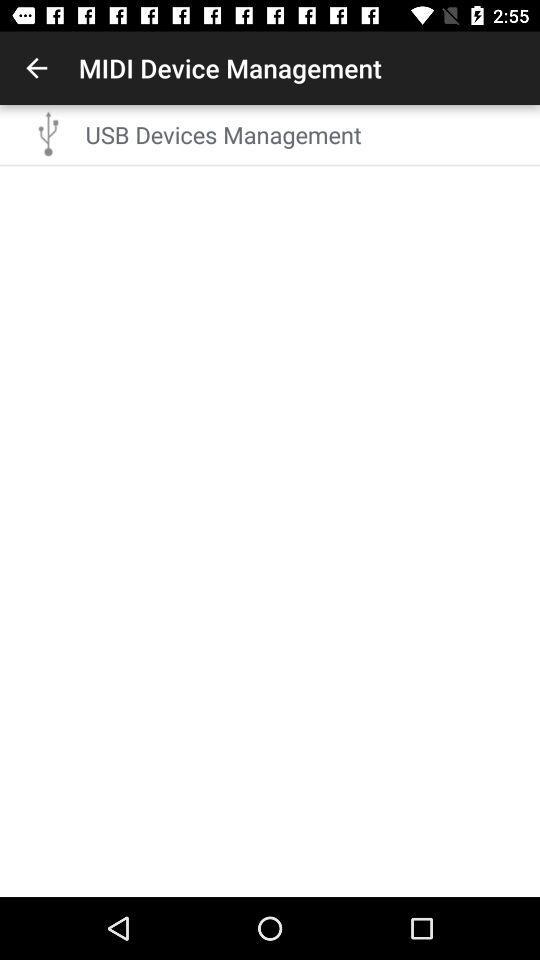 The width and height of the screenshot is (540, 960). What do you see at coordinates (36, 68) in the screenshot?
I see `item next to the midi device management item` at bounding box center [36, 68].